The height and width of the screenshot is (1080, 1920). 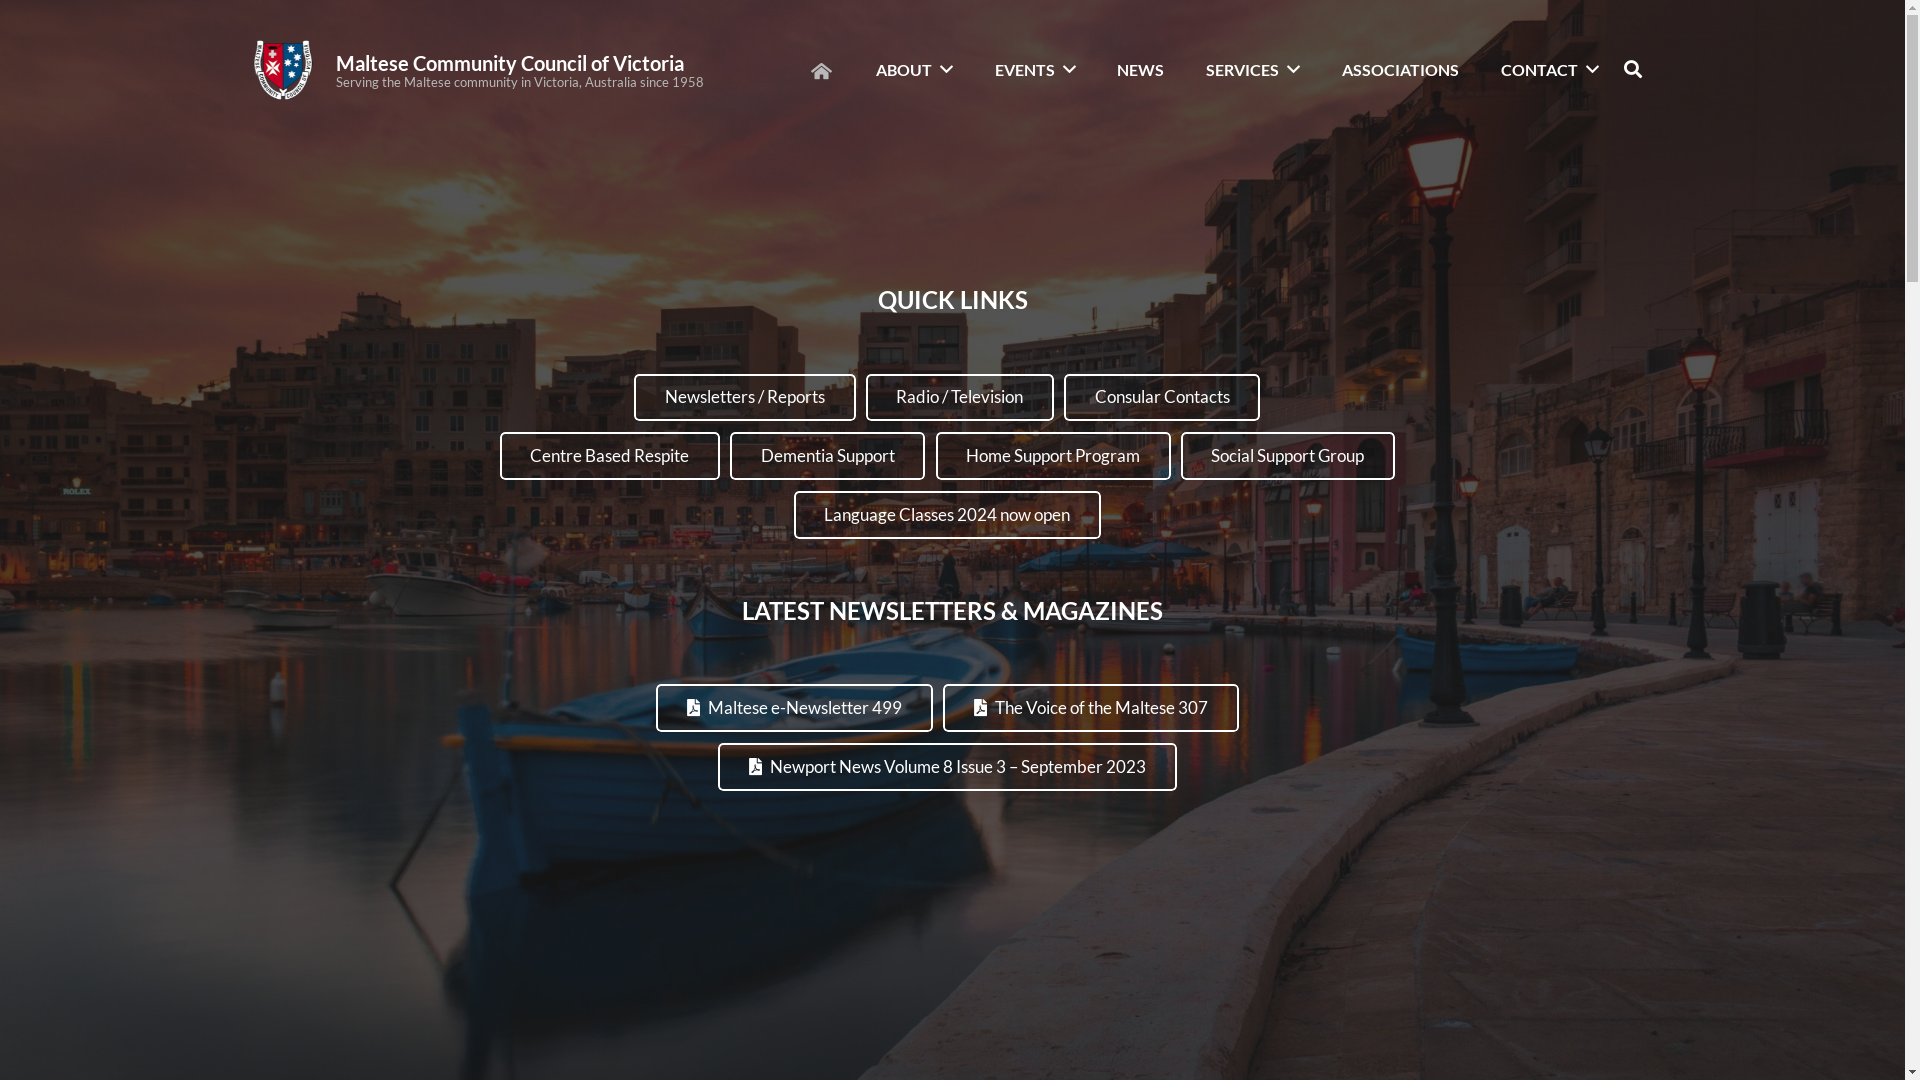 What do you see at coordinates (1191, 68) in the screenshot?
I see `'SERVICES'` at bounding box center [1191, 68].